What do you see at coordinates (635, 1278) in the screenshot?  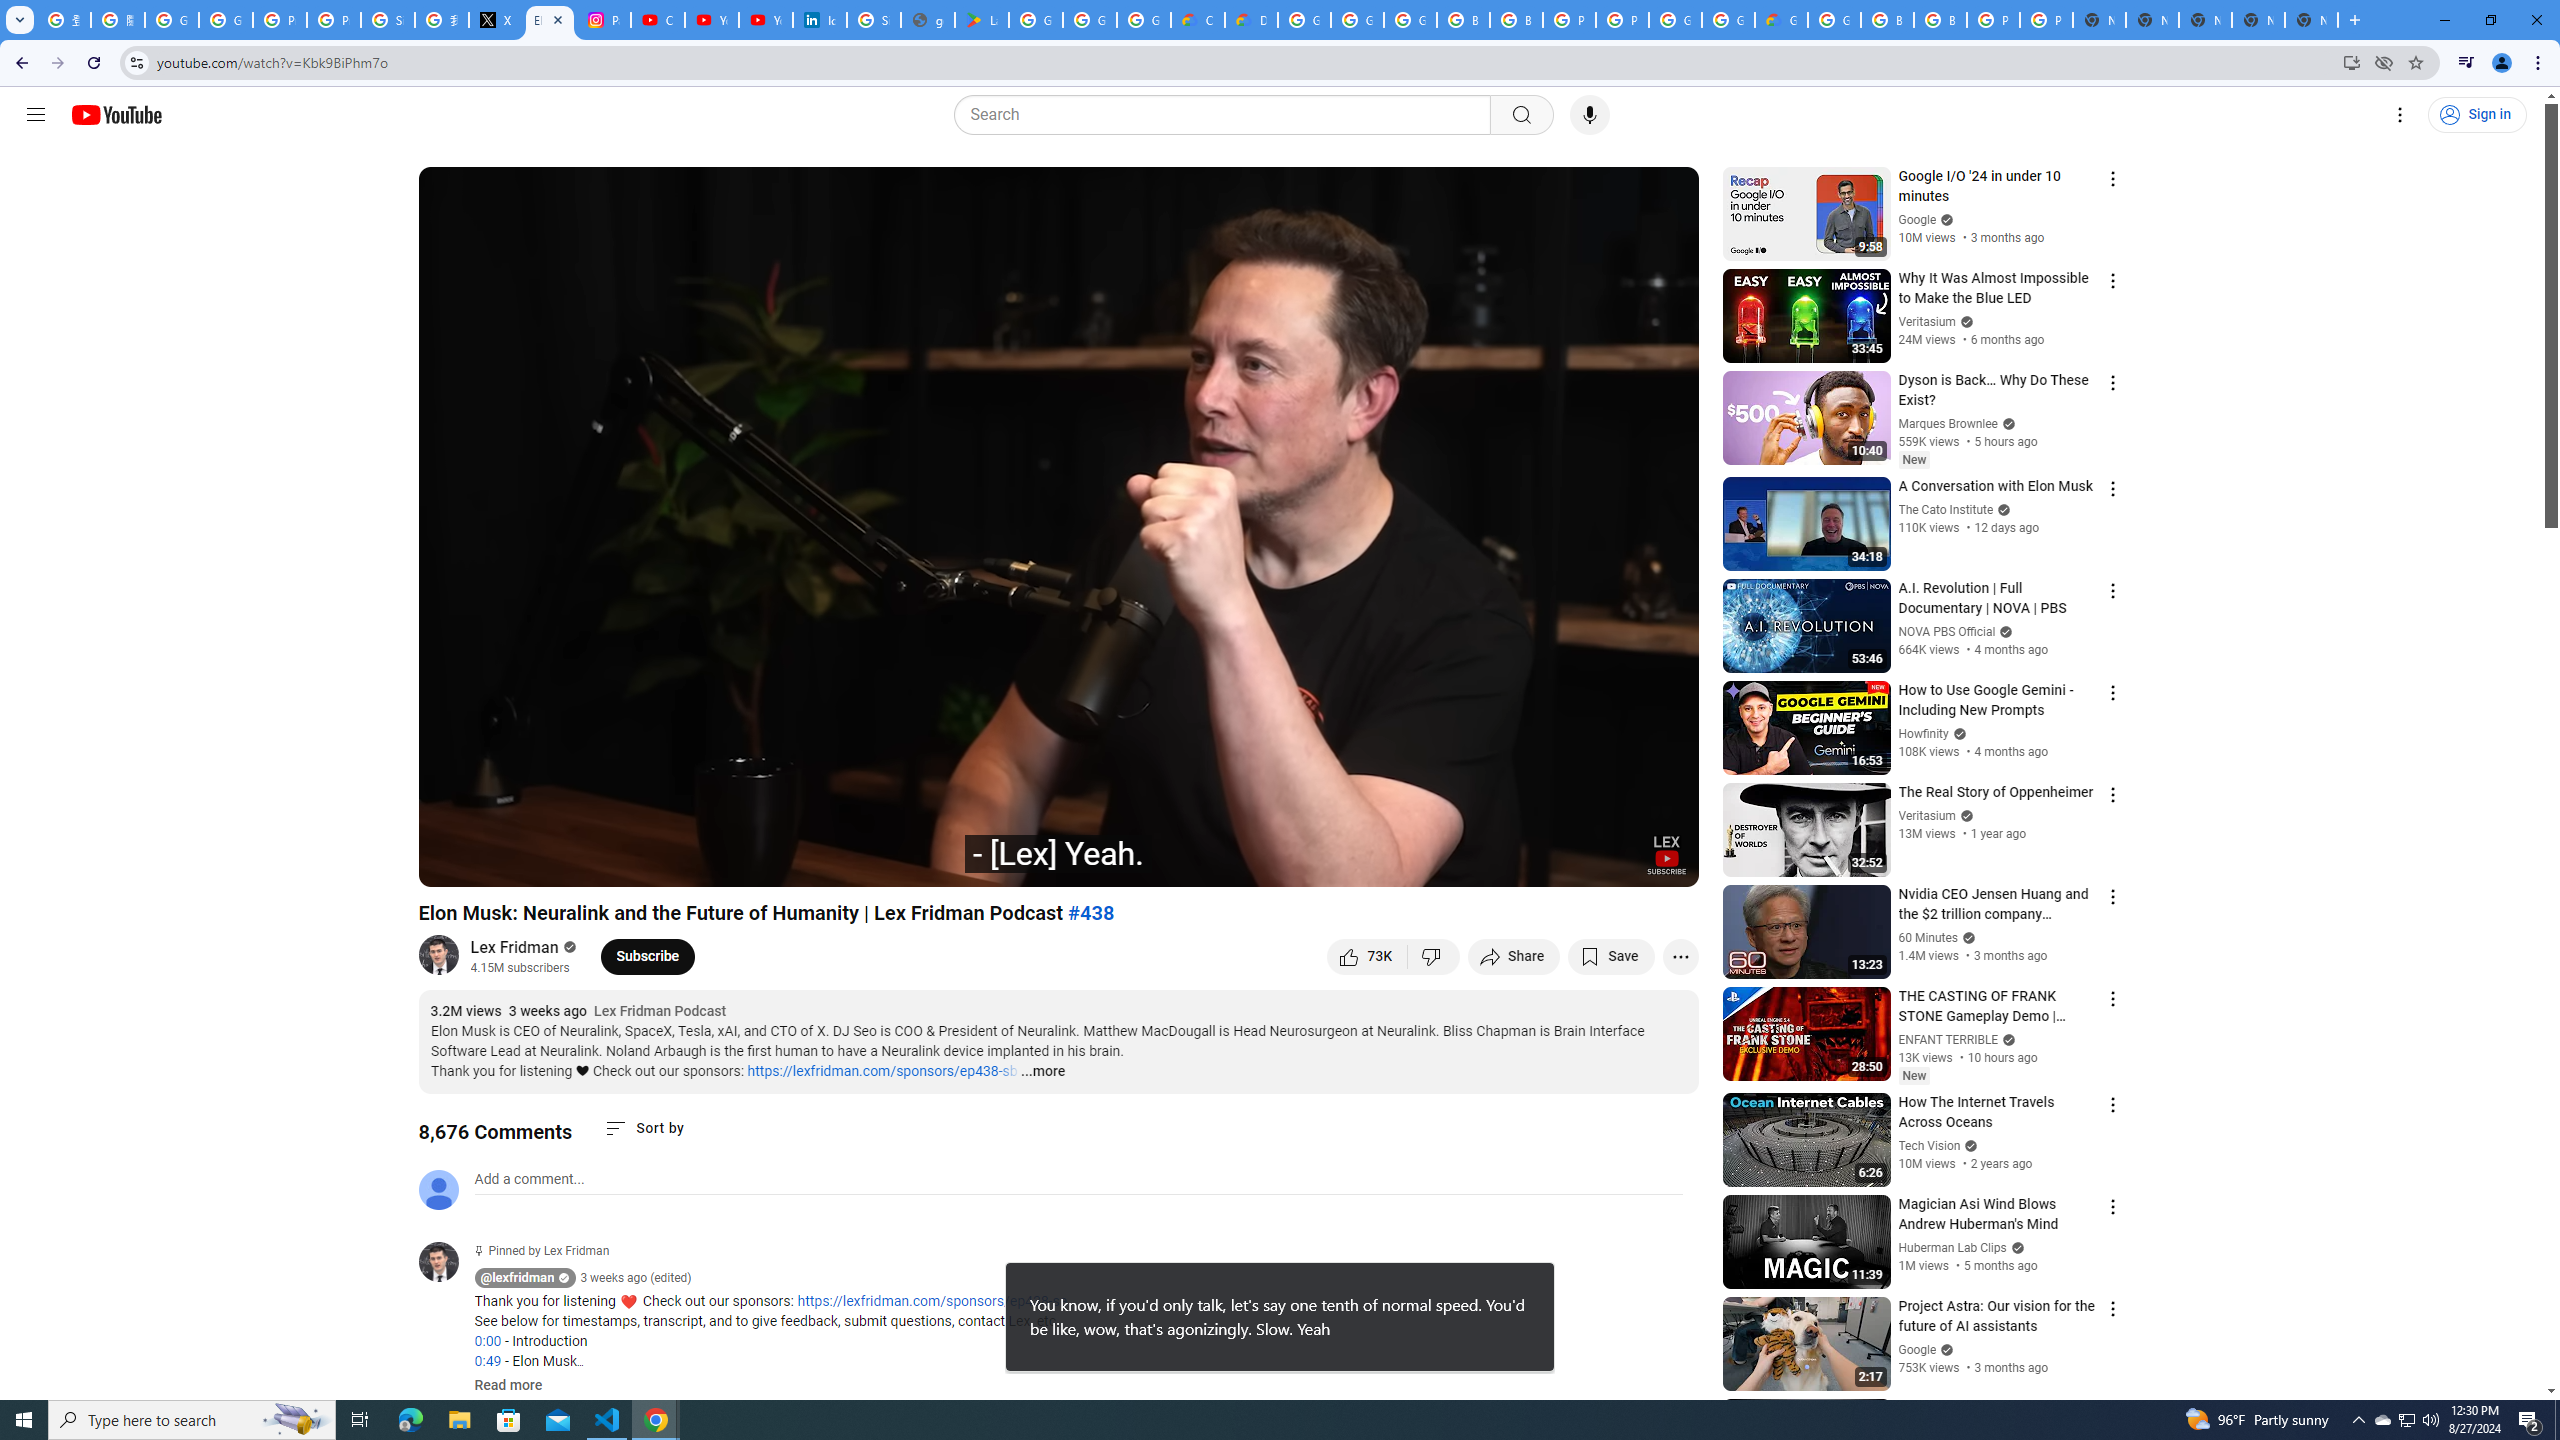 I see `'3 weeks ago (edited)'` at bounding box center [635, 1278].